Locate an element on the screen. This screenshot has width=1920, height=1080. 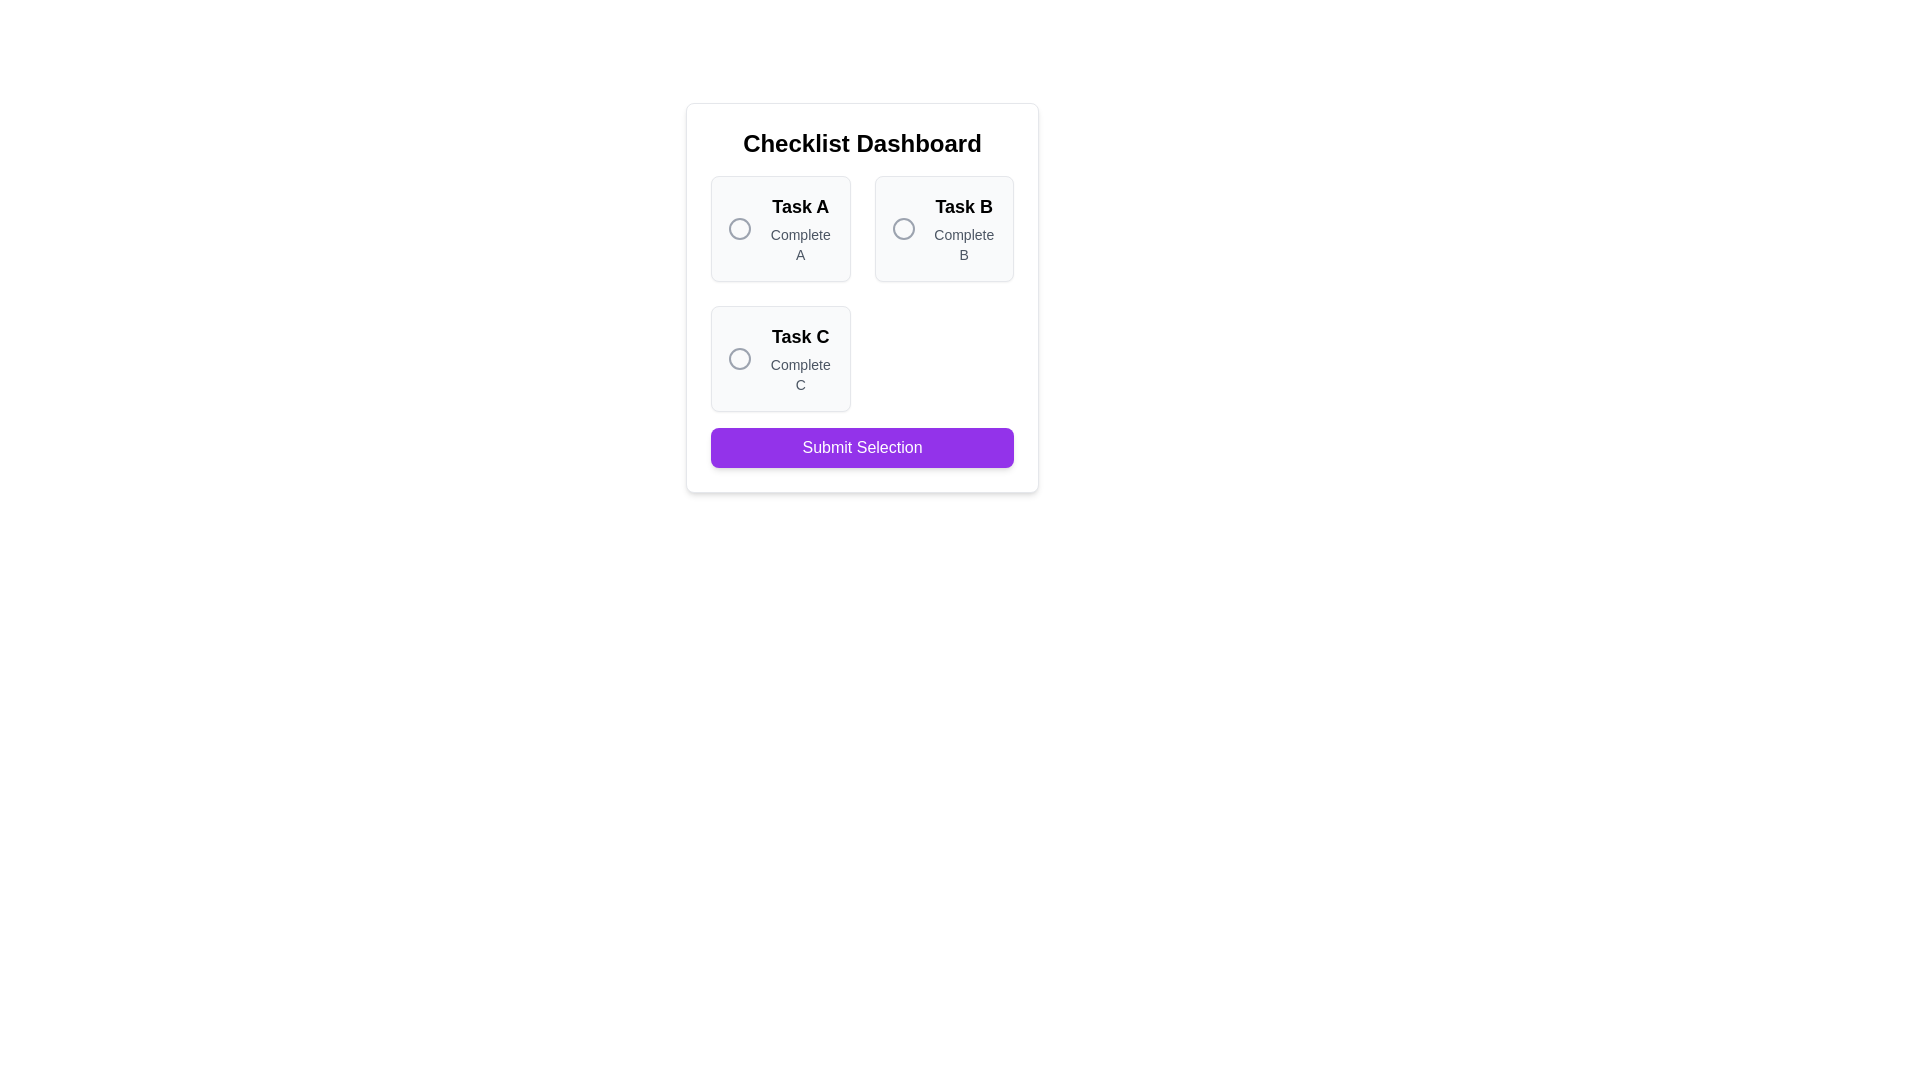
the subtitle or status label corresponding to the checklist item 'Task B', which is positioned below its sibling element labeled 'Task B' in the second checklist card is located at coordinates (964, 244).